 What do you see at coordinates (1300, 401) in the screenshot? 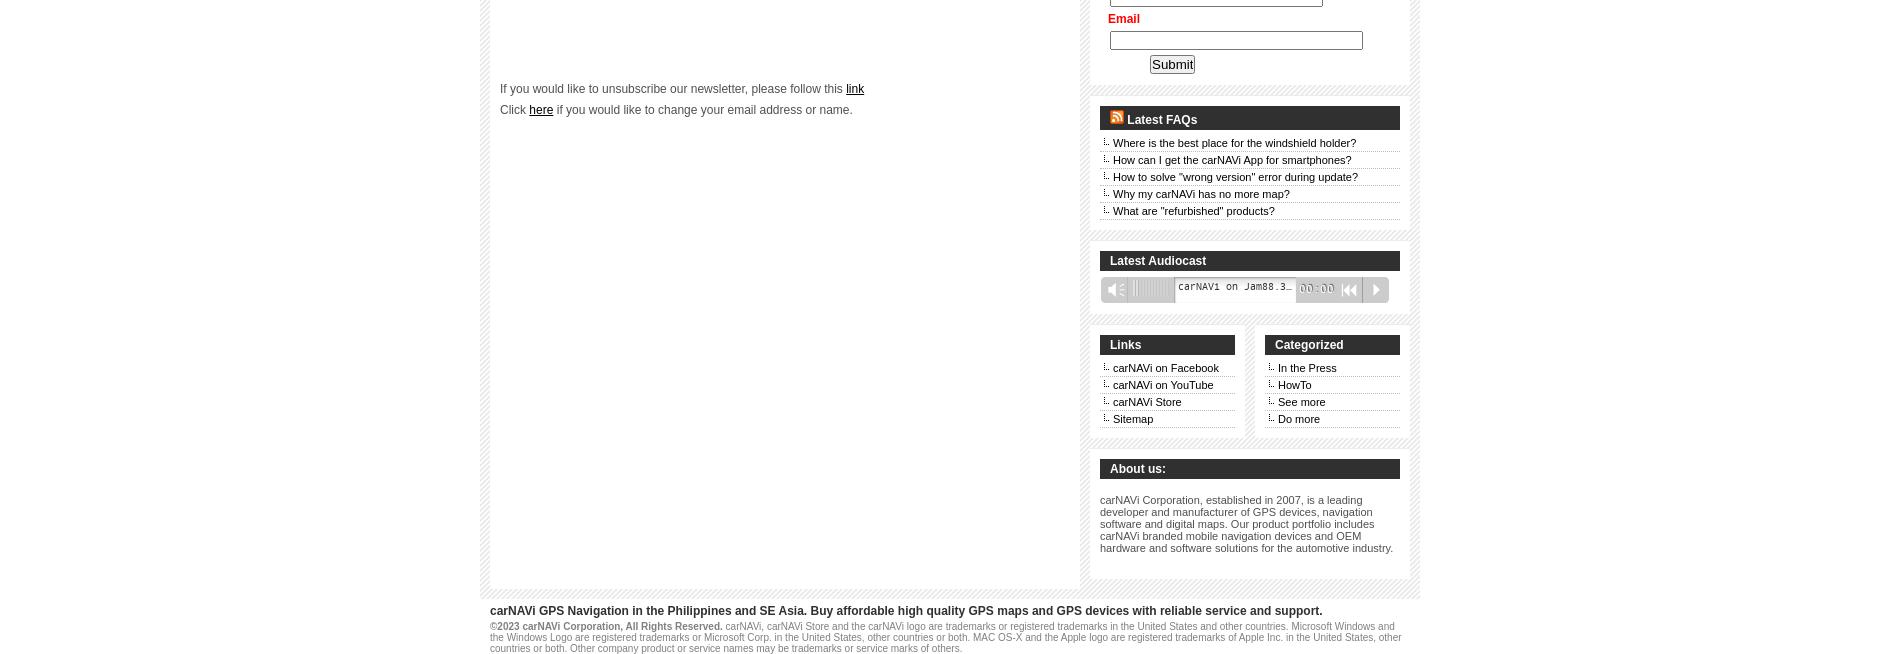
I see `'See more'` at bounding box center [1300, 401].